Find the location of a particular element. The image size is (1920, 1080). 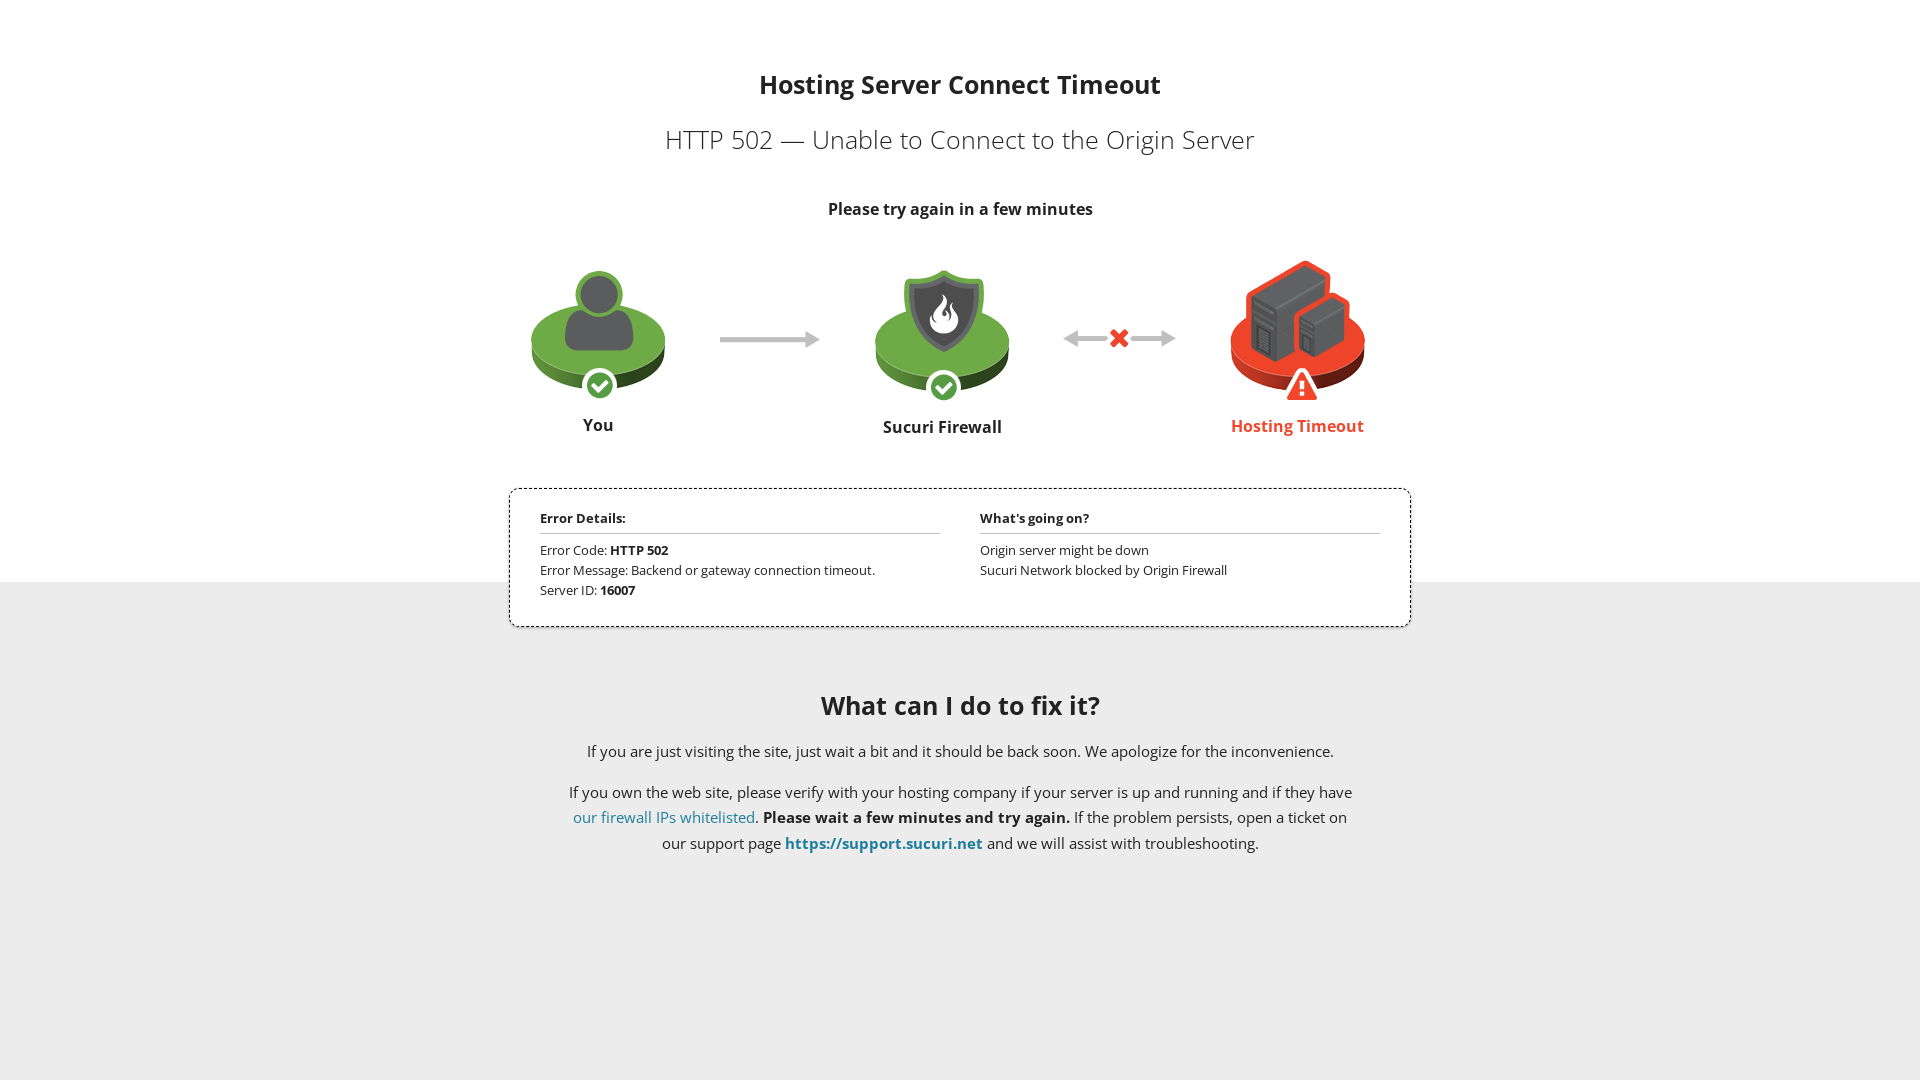

'our firewall IPs whitelisted' is located at coordinates (663, 817).